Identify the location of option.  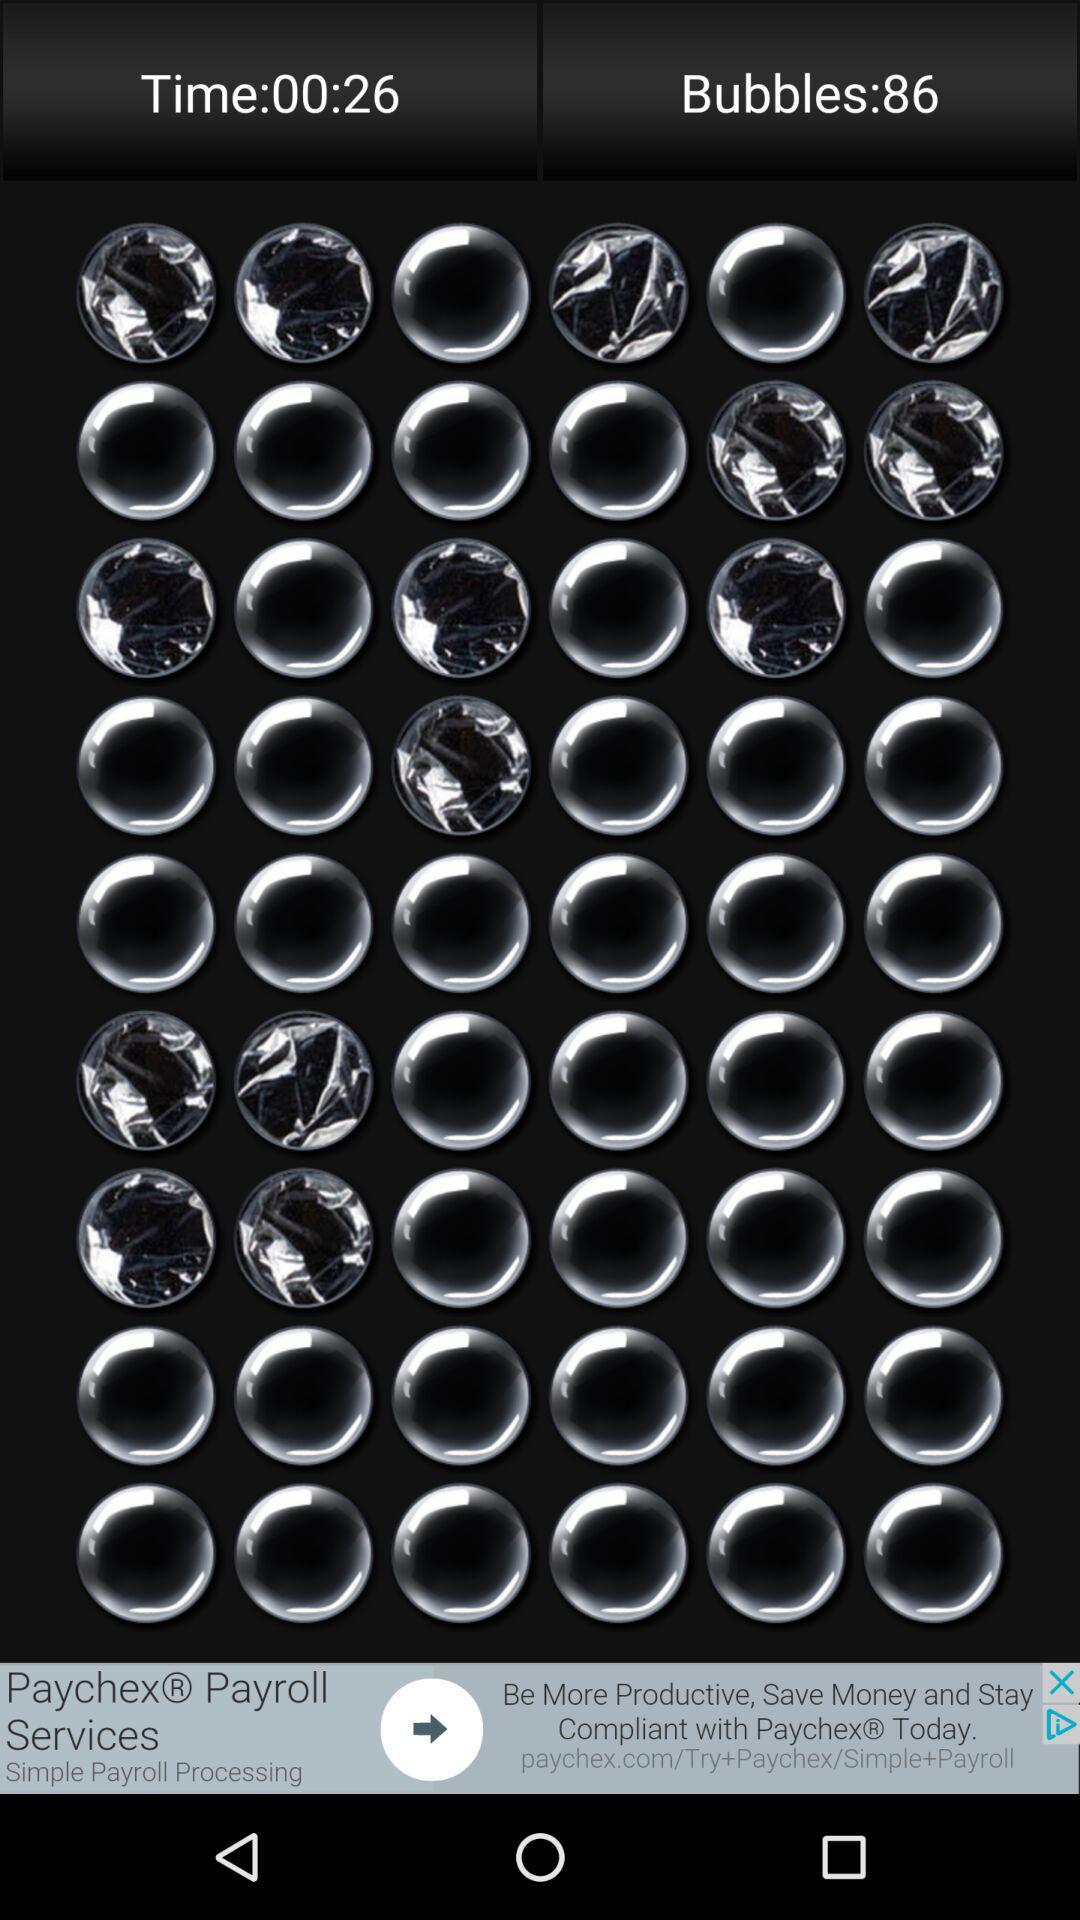
(303, 449).